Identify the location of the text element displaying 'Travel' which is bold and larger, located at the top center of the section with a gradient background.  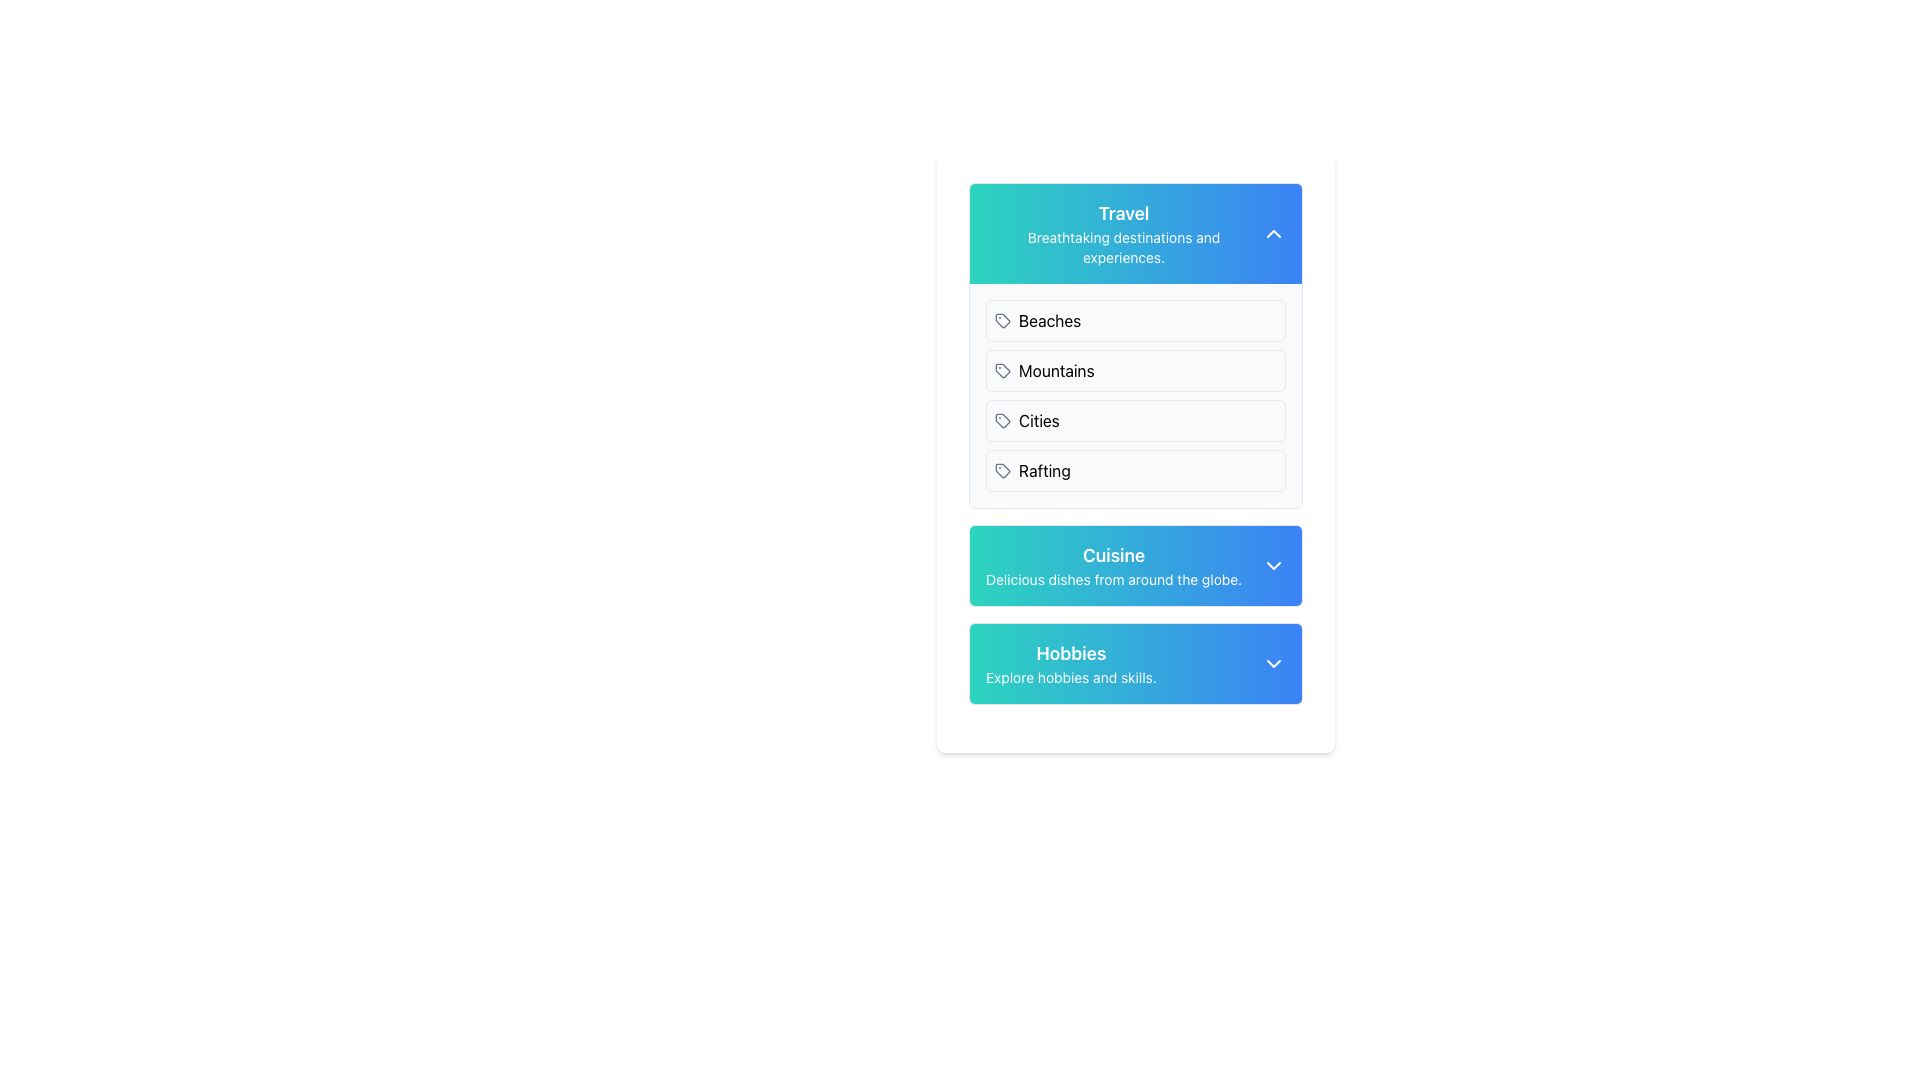
(1123, 213).